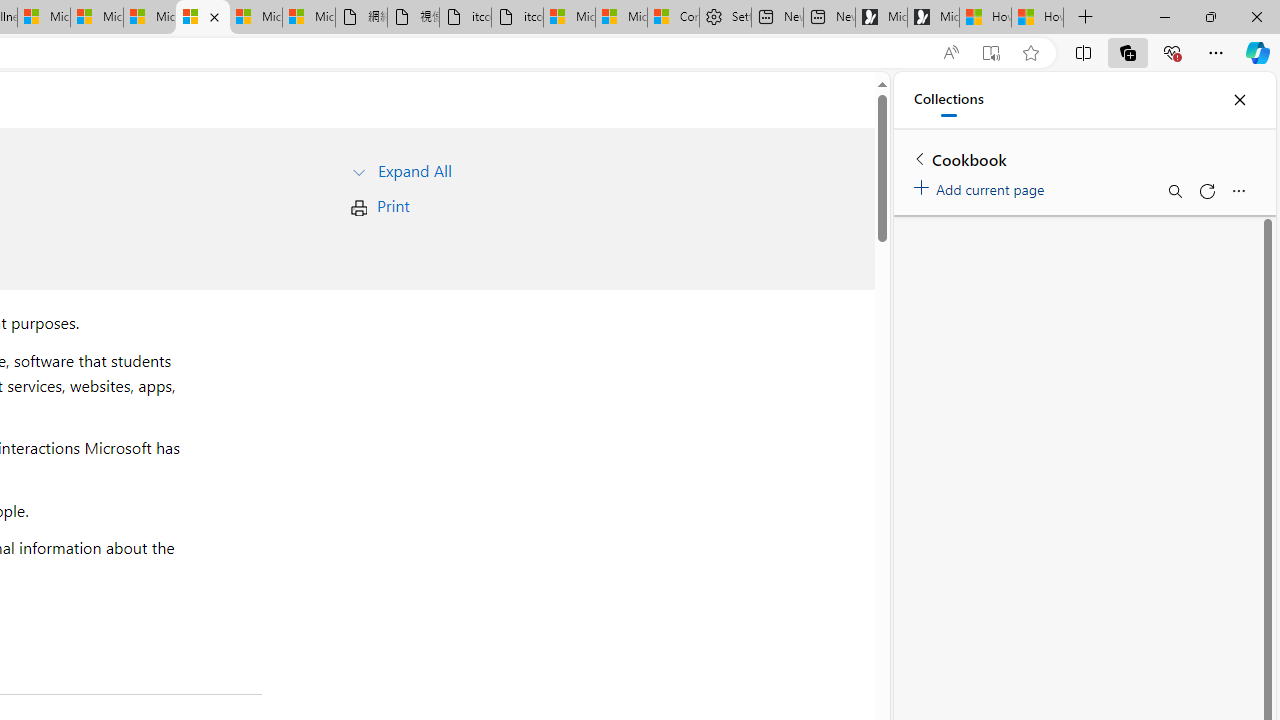 Image resolution: width=1280 pixels, height=720 pixels. What do you see at coordinates (95, 17) in the screenshot?
I see `'Microsoft Services Agreement'` at bounding box center [95, 17].